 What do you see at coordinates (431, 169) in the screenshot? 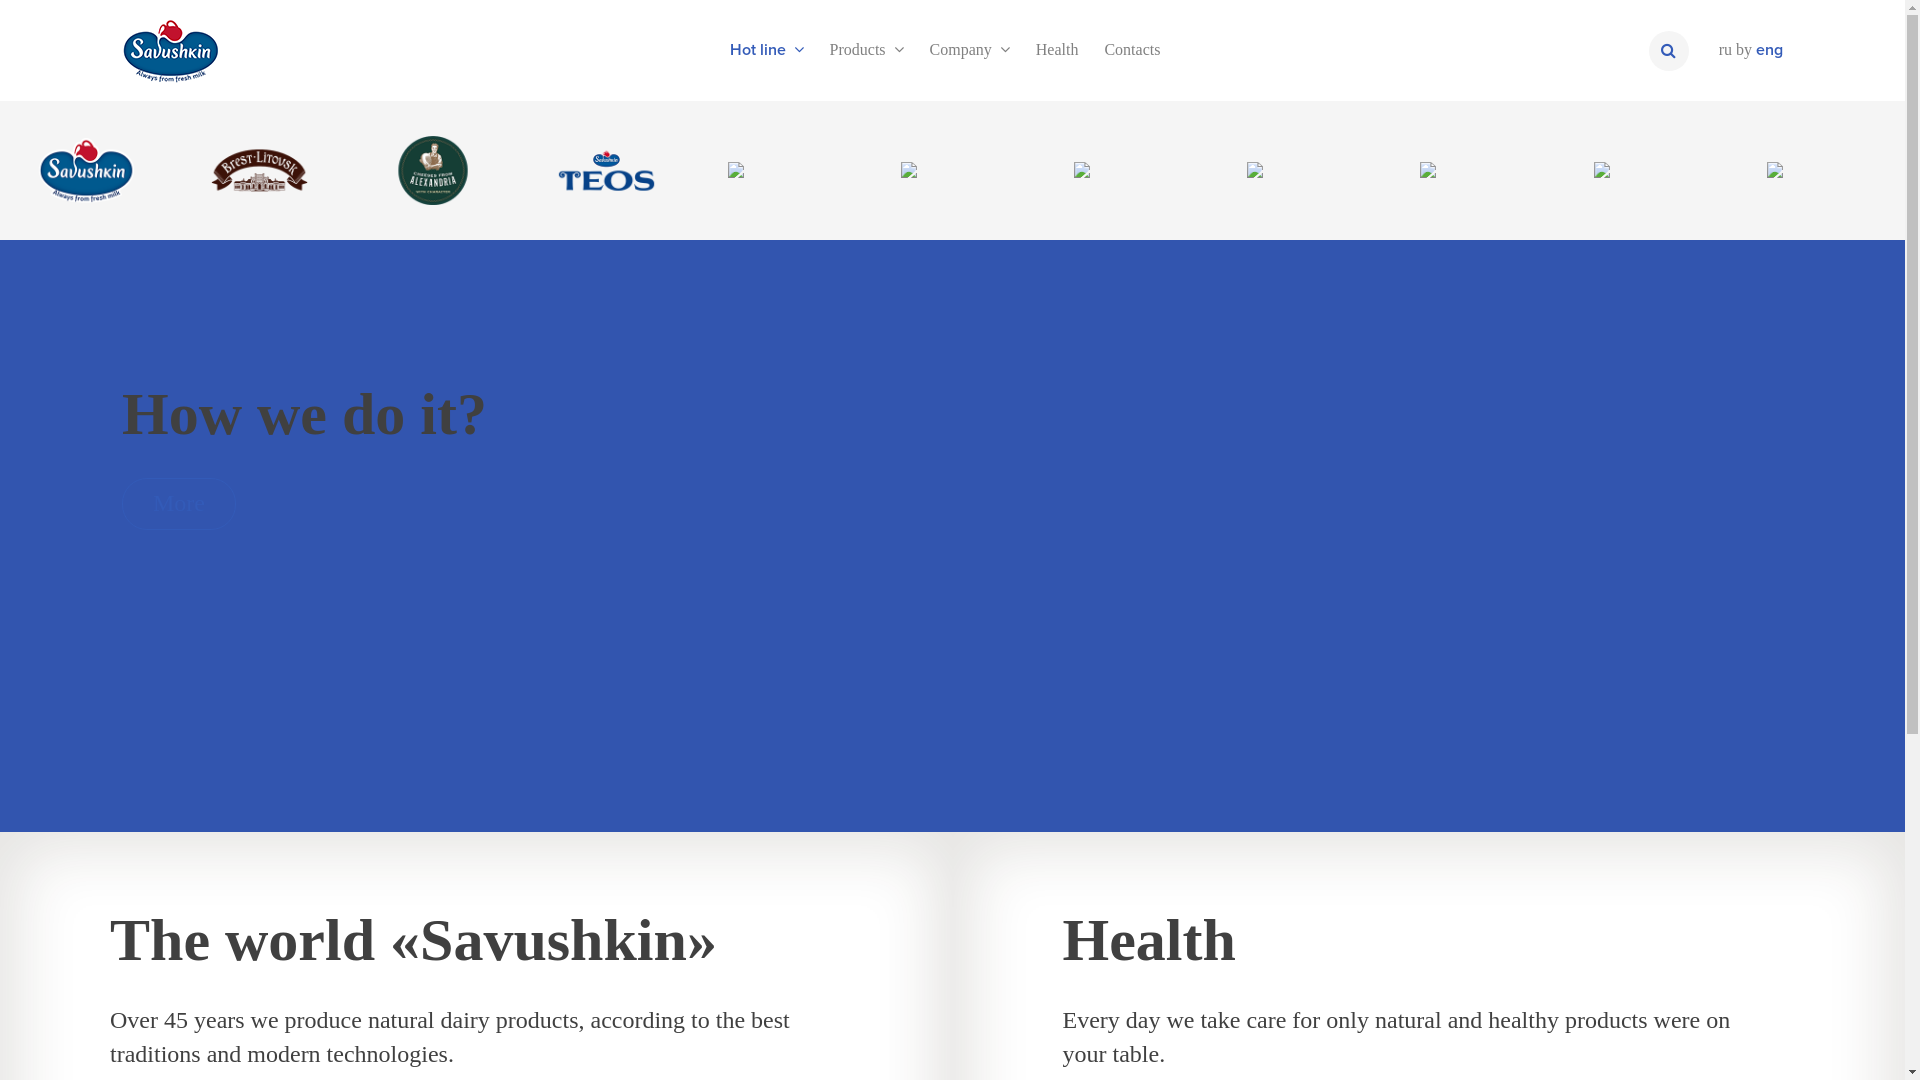
I see `'Aleksandriya'` at bounding box center [431, 169].